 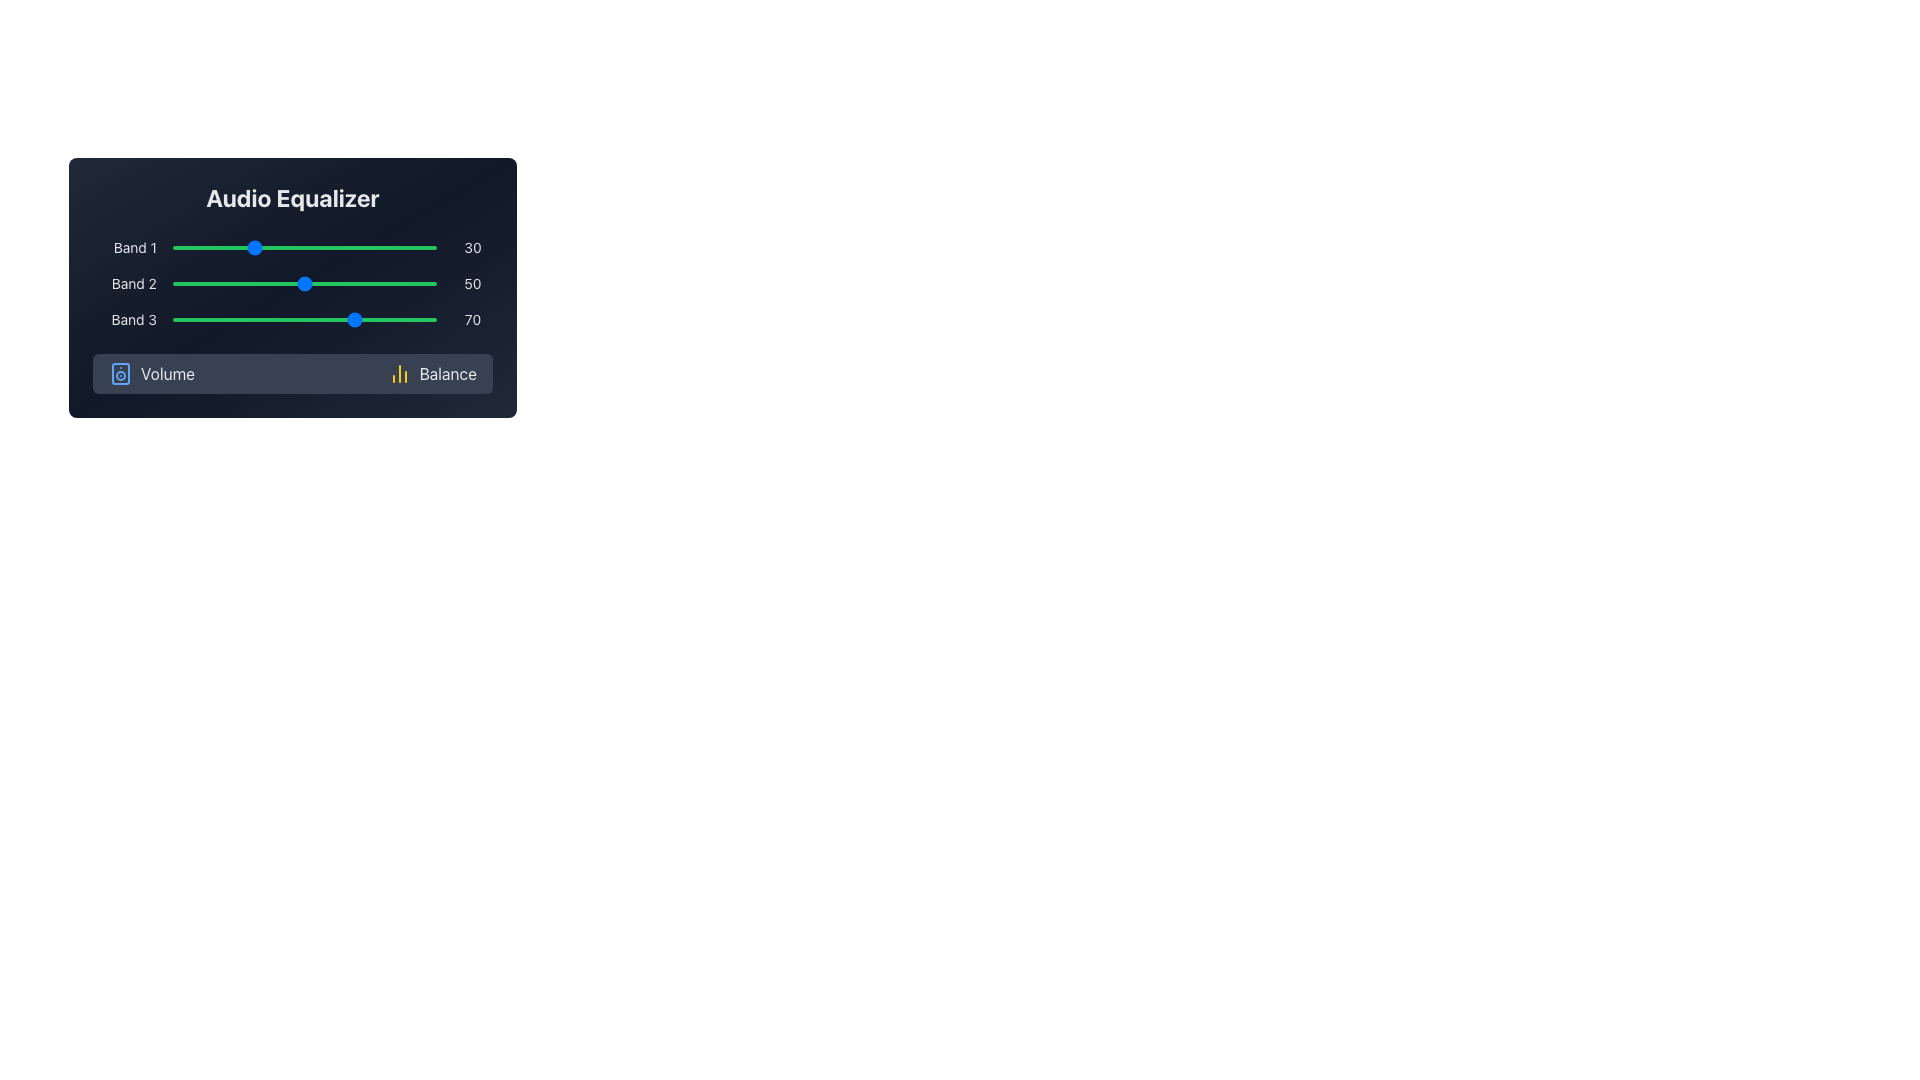 What do you see at coordinates (431, 374) in the screenshot?
I see `the 'Balance' button which has a yellow bar chart icon on the left and white text on a dark gray background` at bounding box center [431, 374].